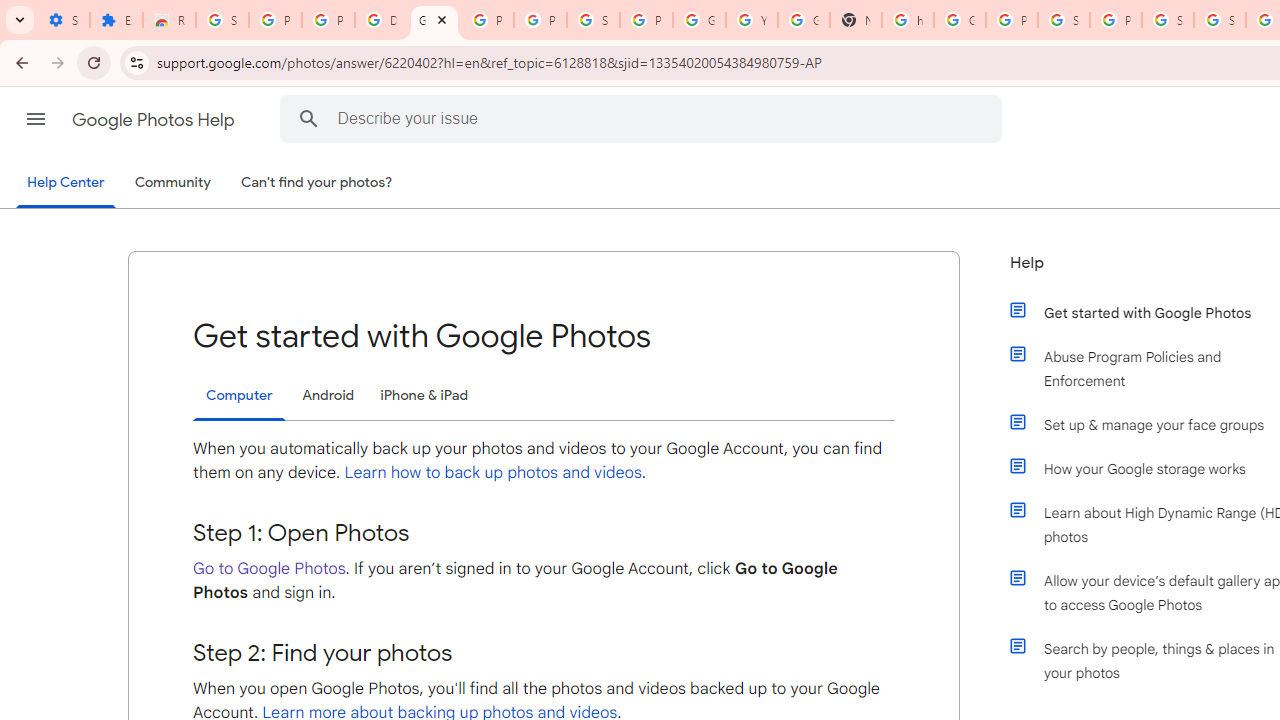 This screenshot has height=720, width=1280. I want to click on 'Computer', so click(239, 396).